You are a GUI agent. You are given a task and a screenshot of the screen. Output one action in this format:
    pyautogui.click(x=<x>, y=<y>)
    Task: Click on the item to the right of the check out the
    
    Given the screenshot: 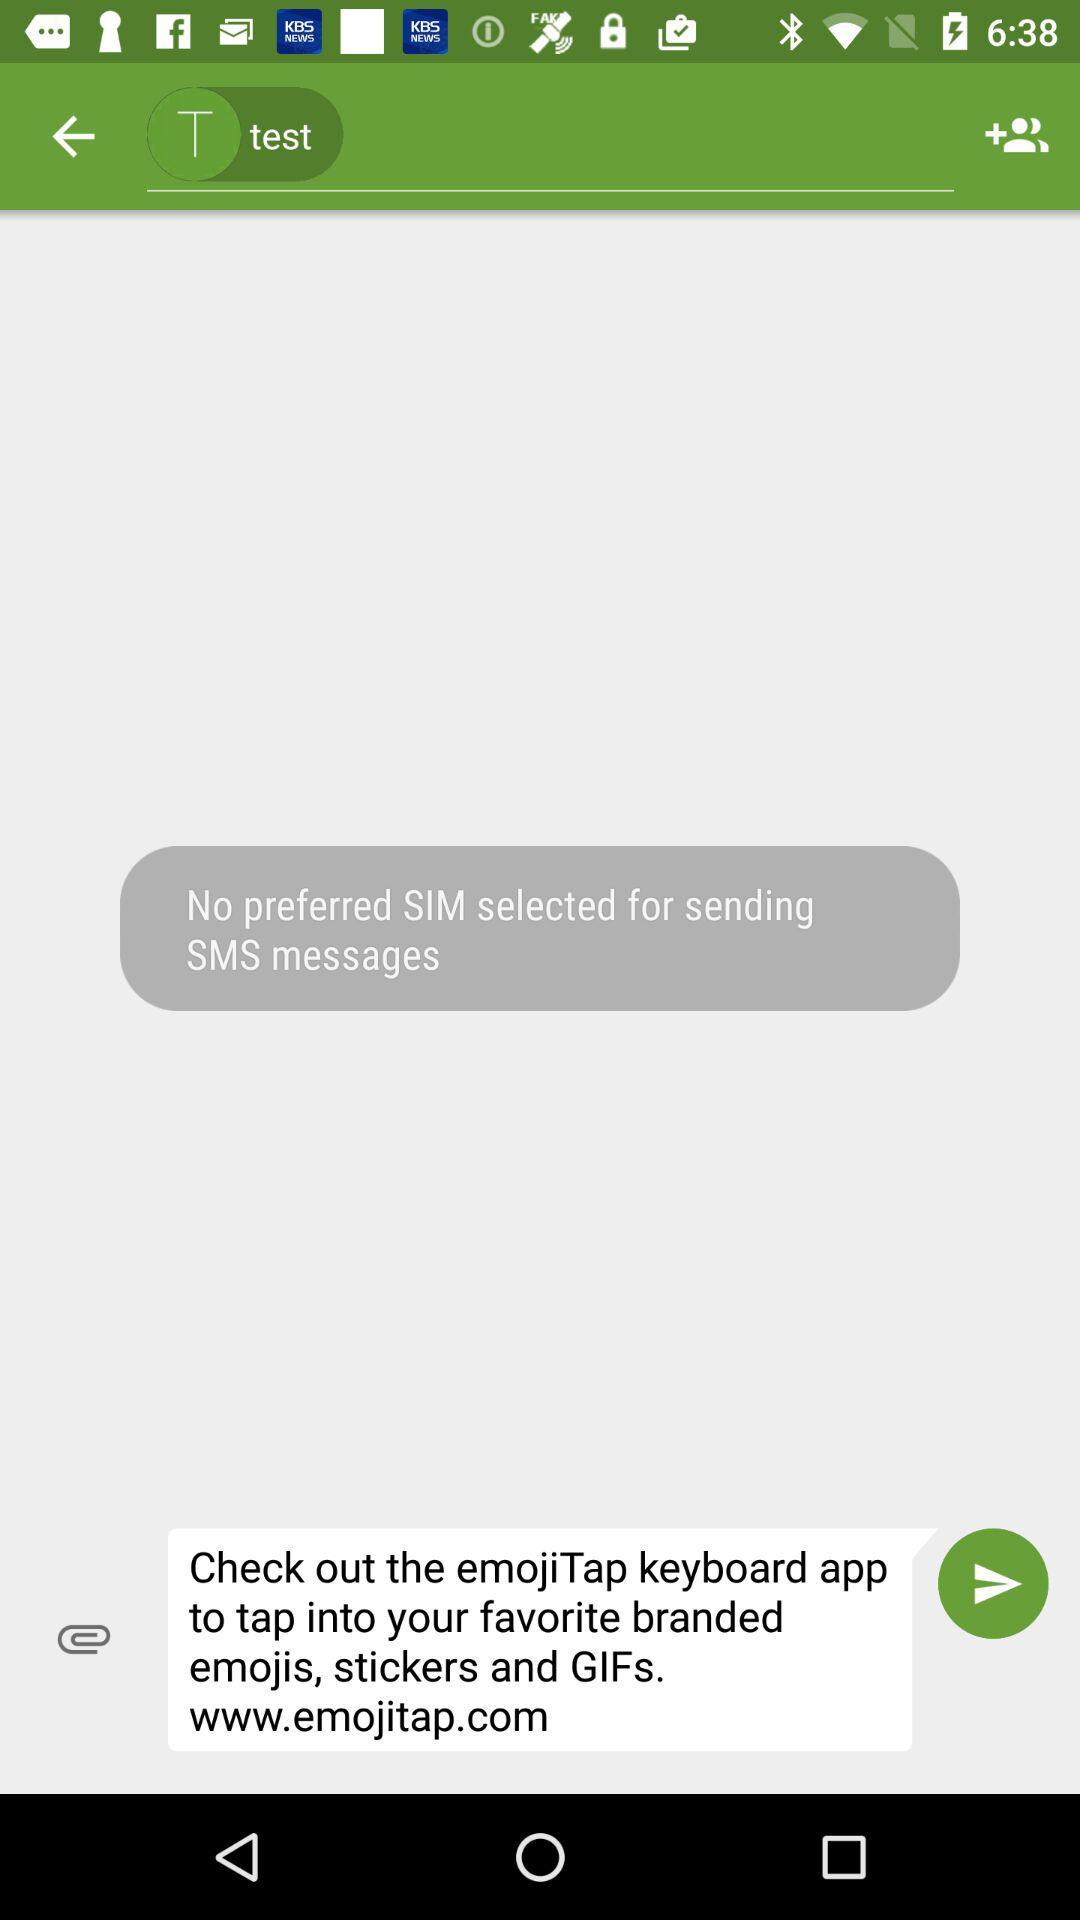 What is the action you would take?
    pyautogui.click(x=993, y=1582)
    